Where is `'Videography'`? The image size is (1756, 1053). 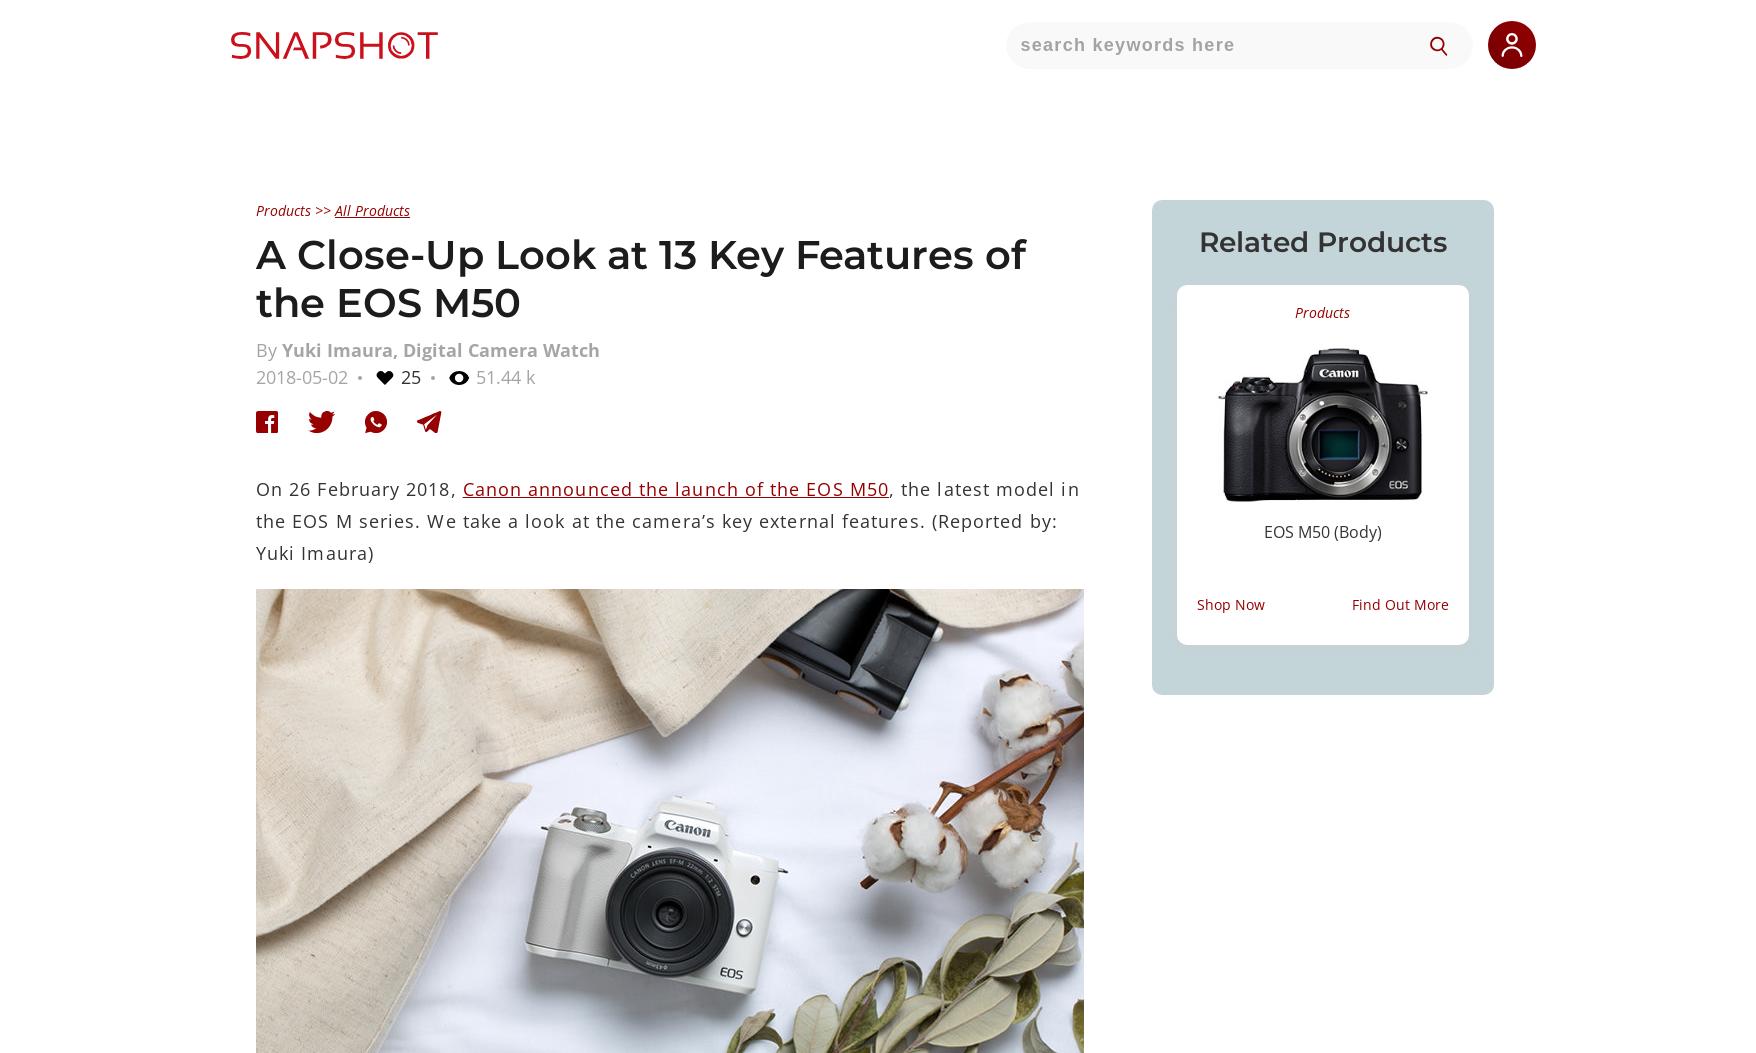 'Videography' is located at coordinates (829, 414).